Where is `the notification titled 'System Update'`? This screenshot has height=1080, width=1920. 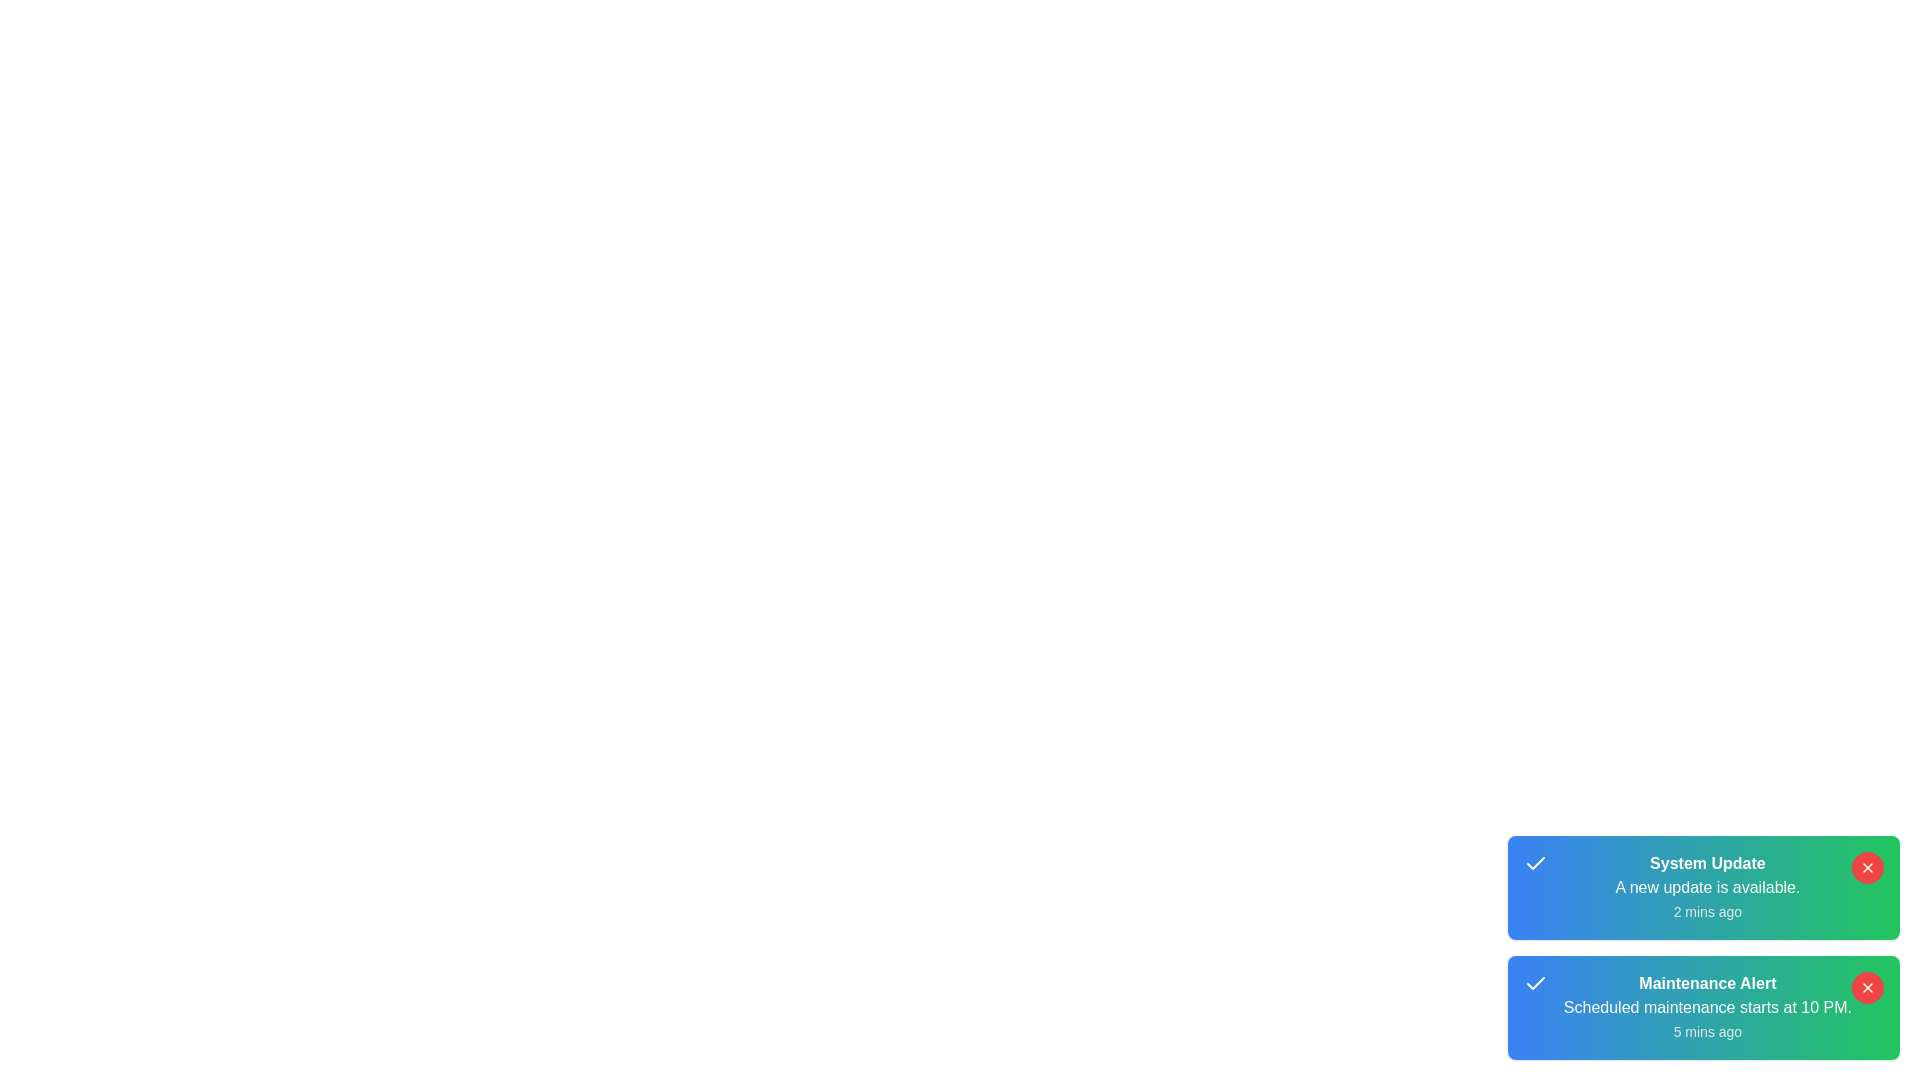 the notification titled 'System Update' is located at coordinates (1703, 886).